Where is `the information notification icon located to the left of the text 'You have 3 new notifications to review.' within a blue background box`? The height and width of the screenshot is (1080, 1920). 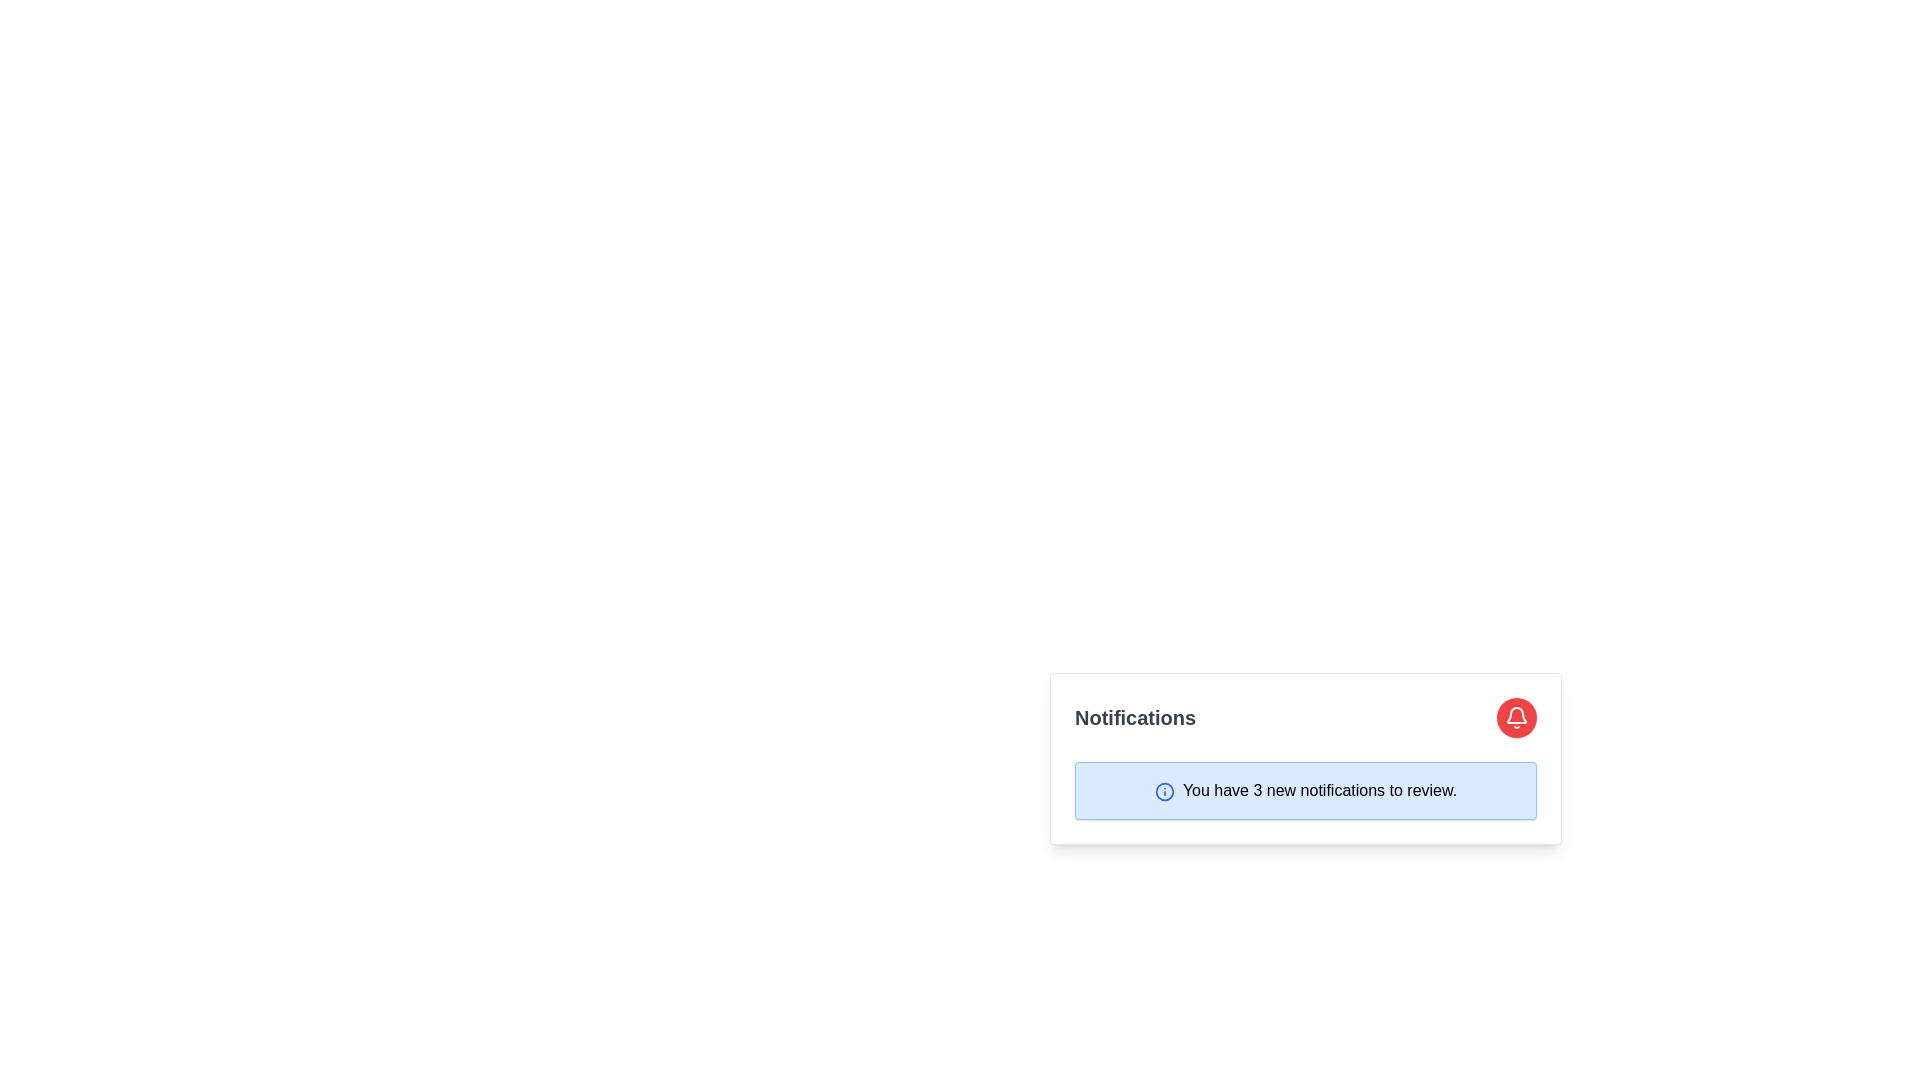
the information notification icon located to the left of the text 'You have 3 new notifications to review.' within a blue background box is located at coordinates (1164, 790).